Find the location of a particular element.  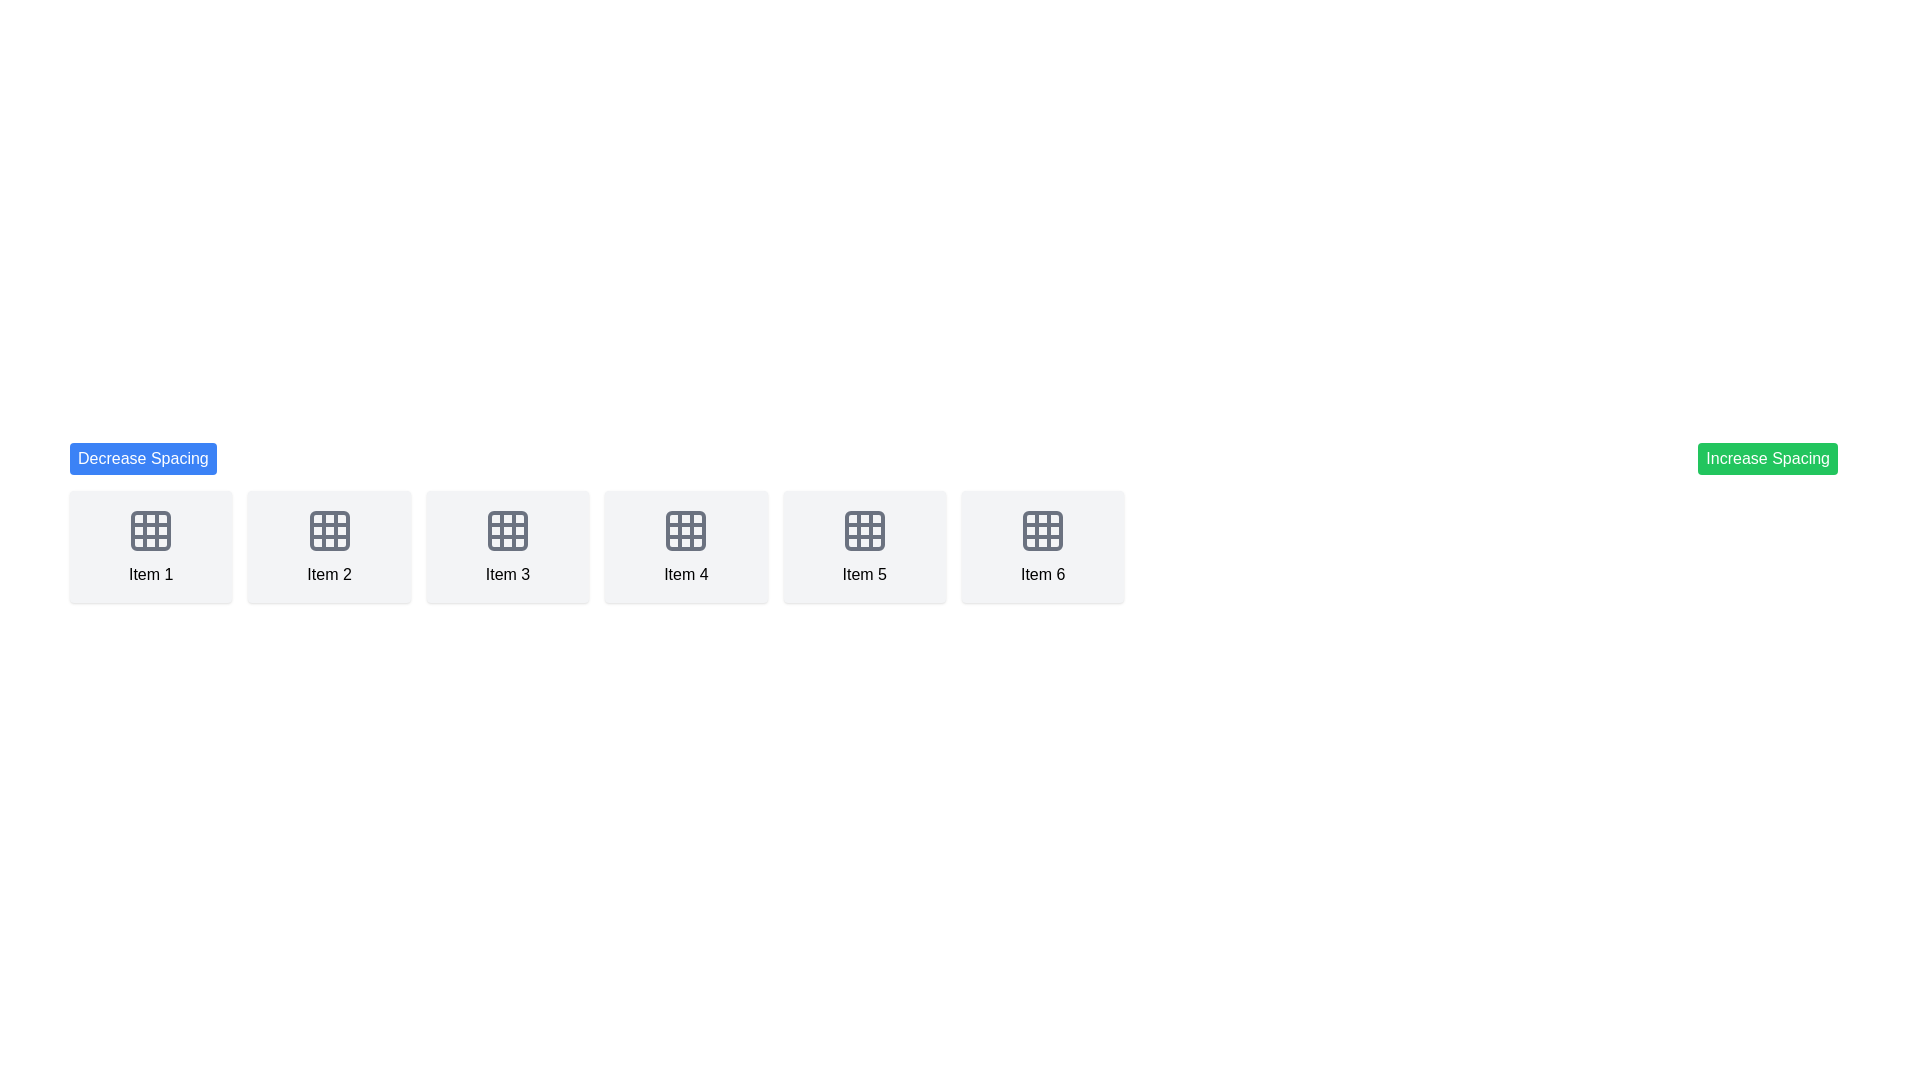

the 'Increase Spacing' button, which has a green background and white text, to observe the hover effect is located at coordinates (1768, 459).